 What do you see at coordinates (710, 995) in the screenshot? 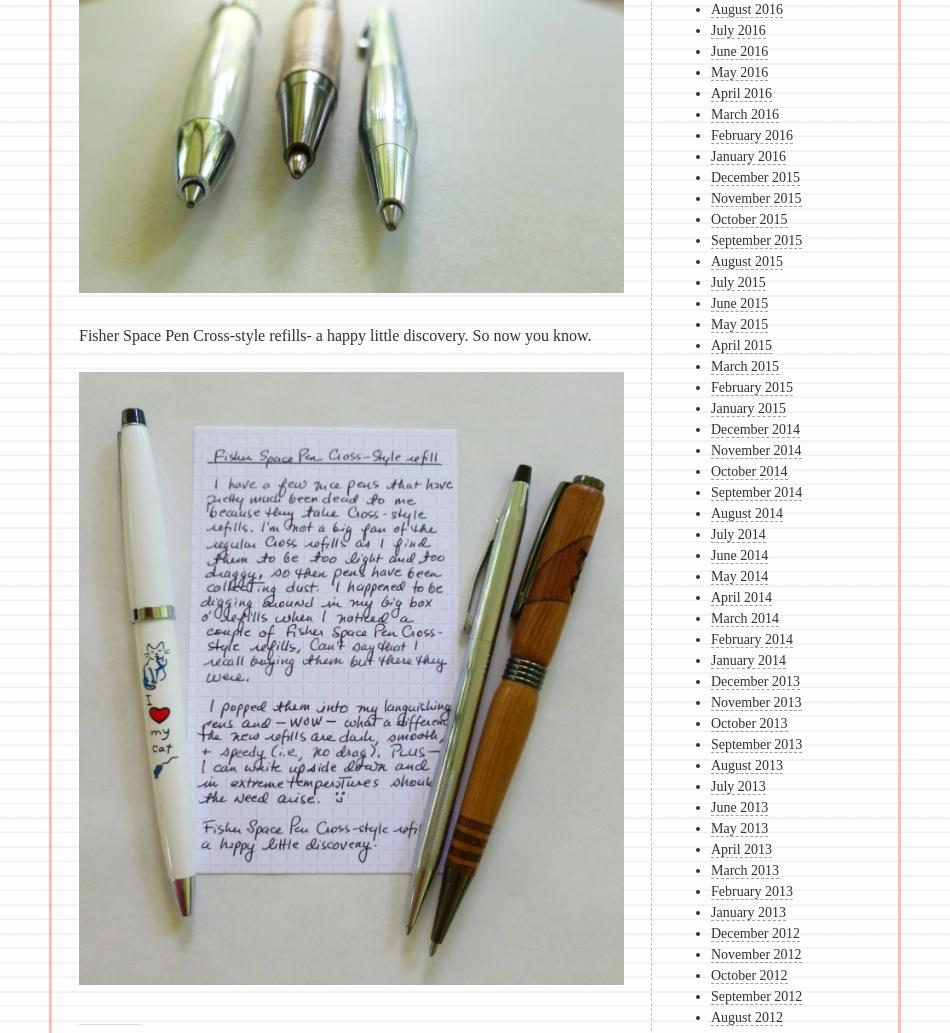
I see `'September 2012'` at bounding box center [710, 995].